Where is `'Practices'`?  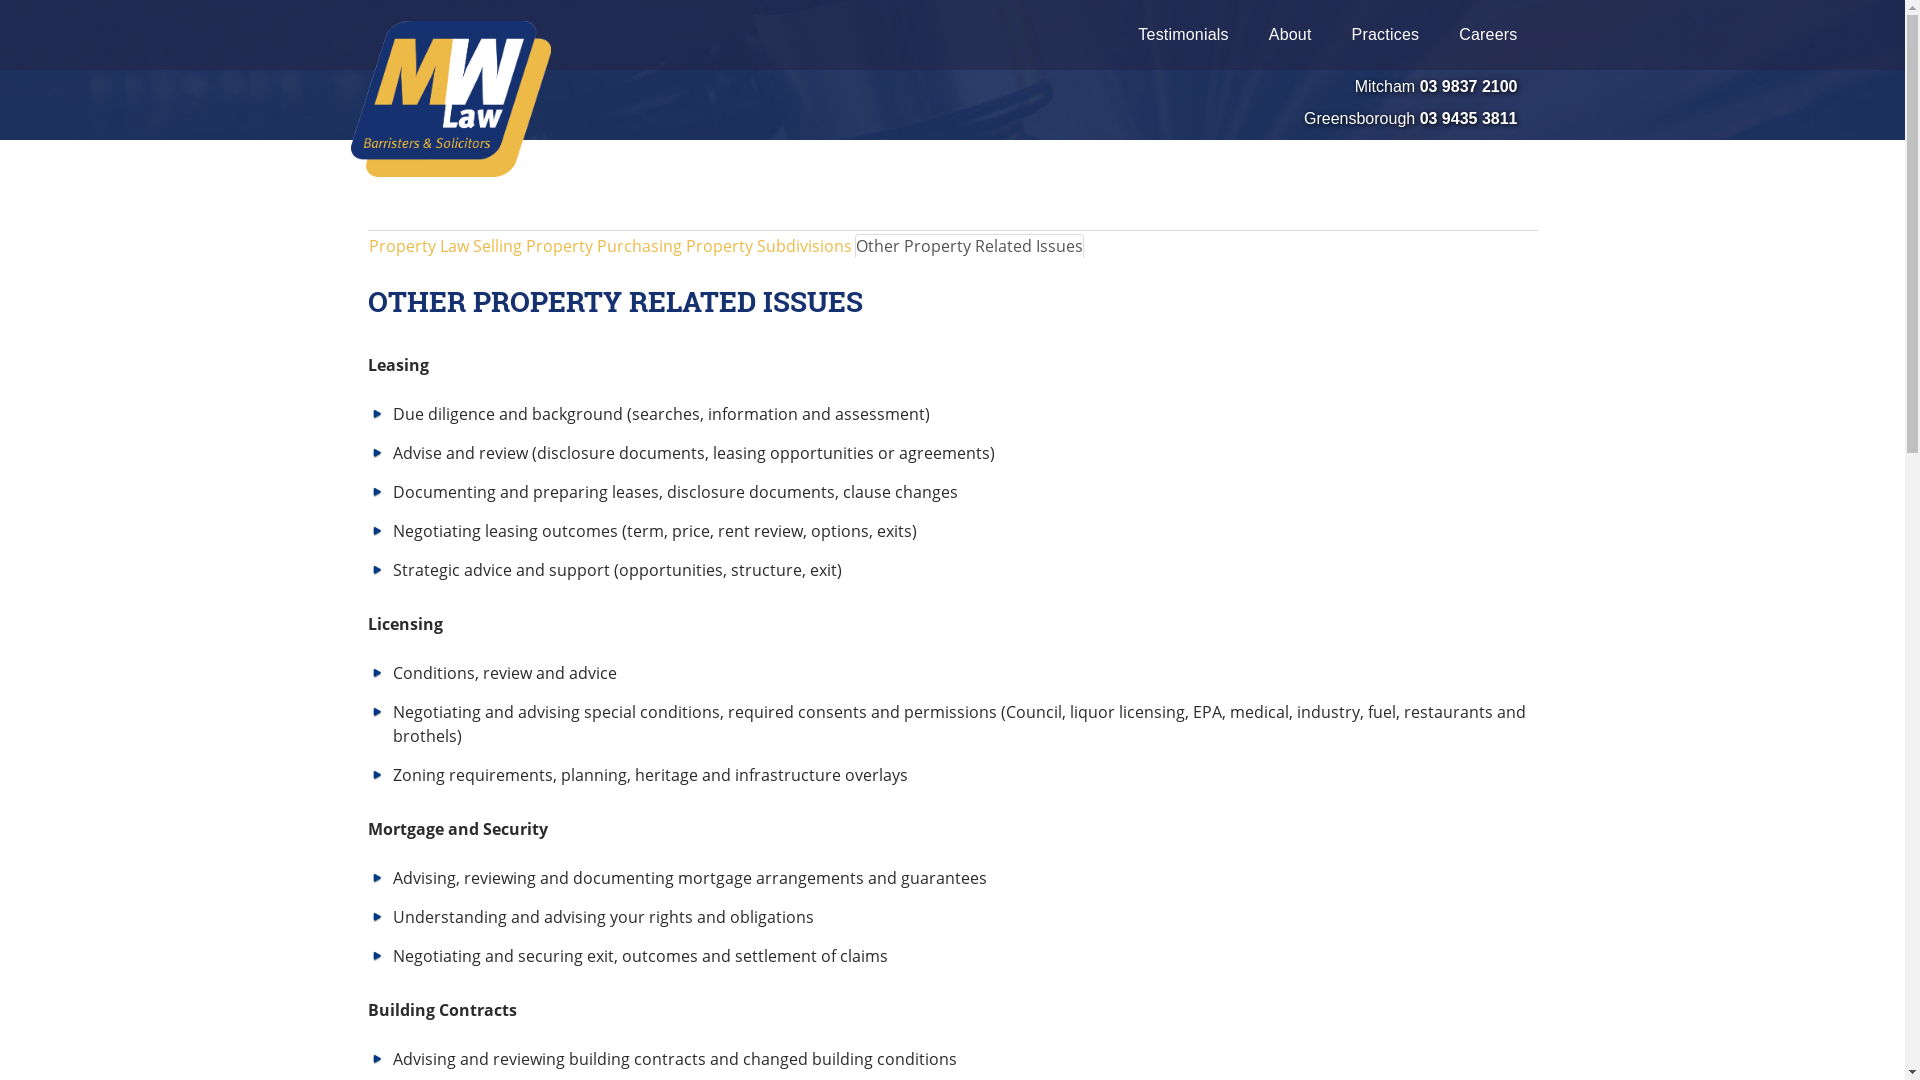 'Practices' is located at coordinates (1331, 34).